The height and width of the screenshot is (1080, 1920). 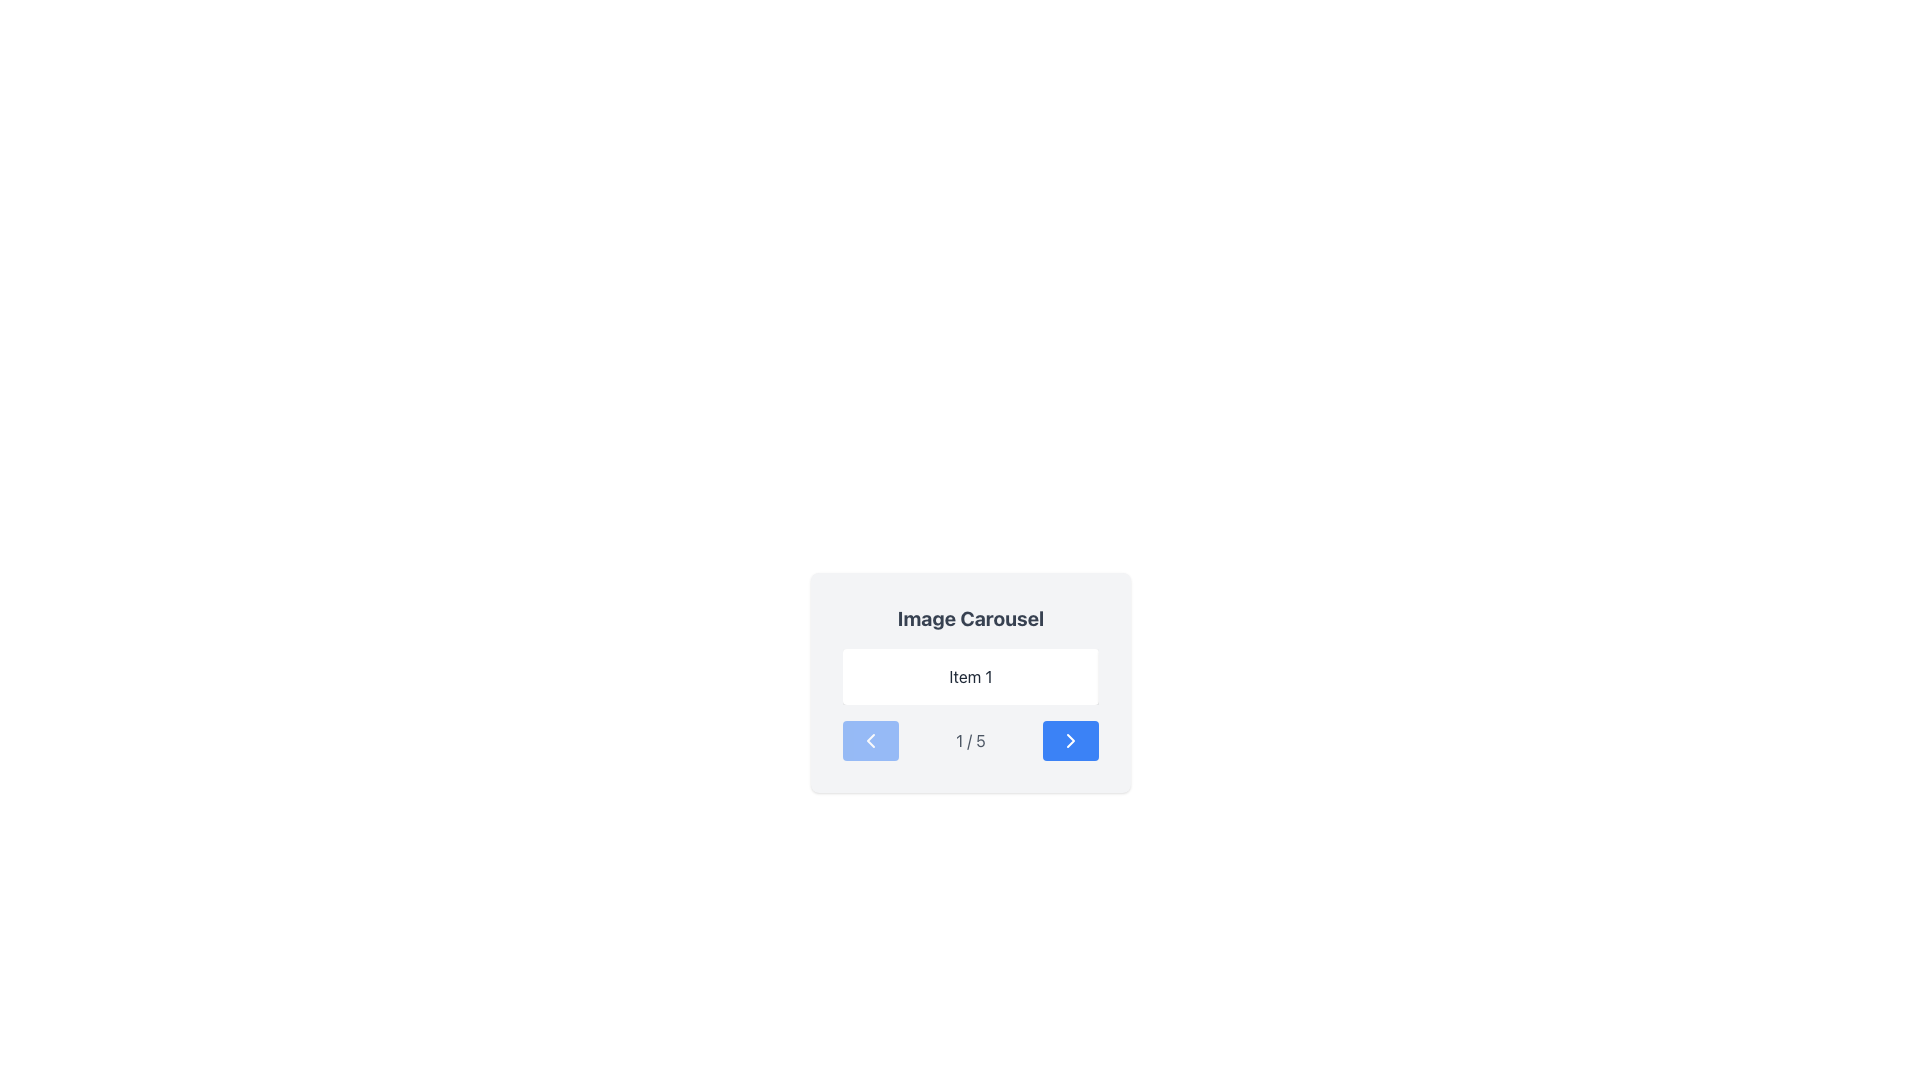 What do you see at coordinates (970, 617) in the screenshot?
I see `the Header Text element displaying 'Image Carousel', which is styled in bold with a larger font size and is prominently positioned at the top of a light-gray card` at bounding box center [970, 617].